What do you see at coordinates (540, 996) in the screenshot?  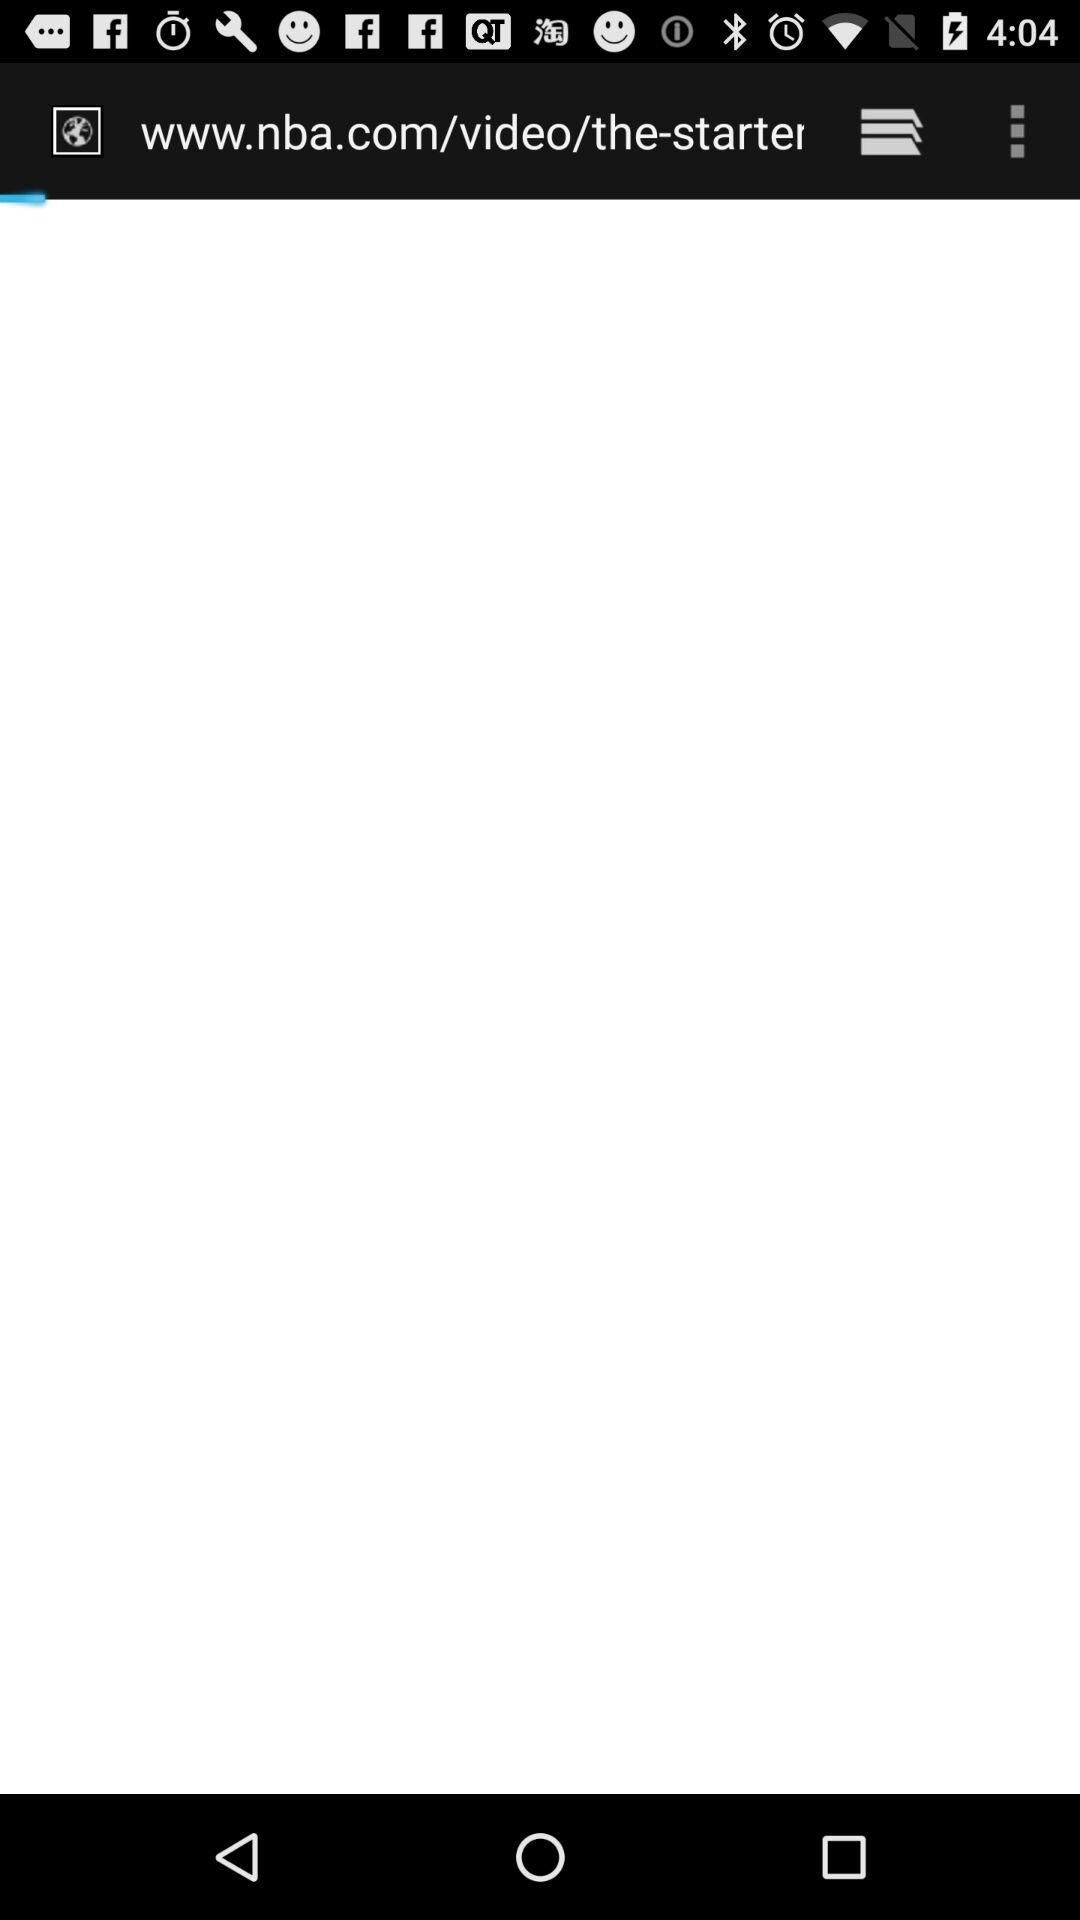 I see `the item at the center` at bounding box center [540, 996].